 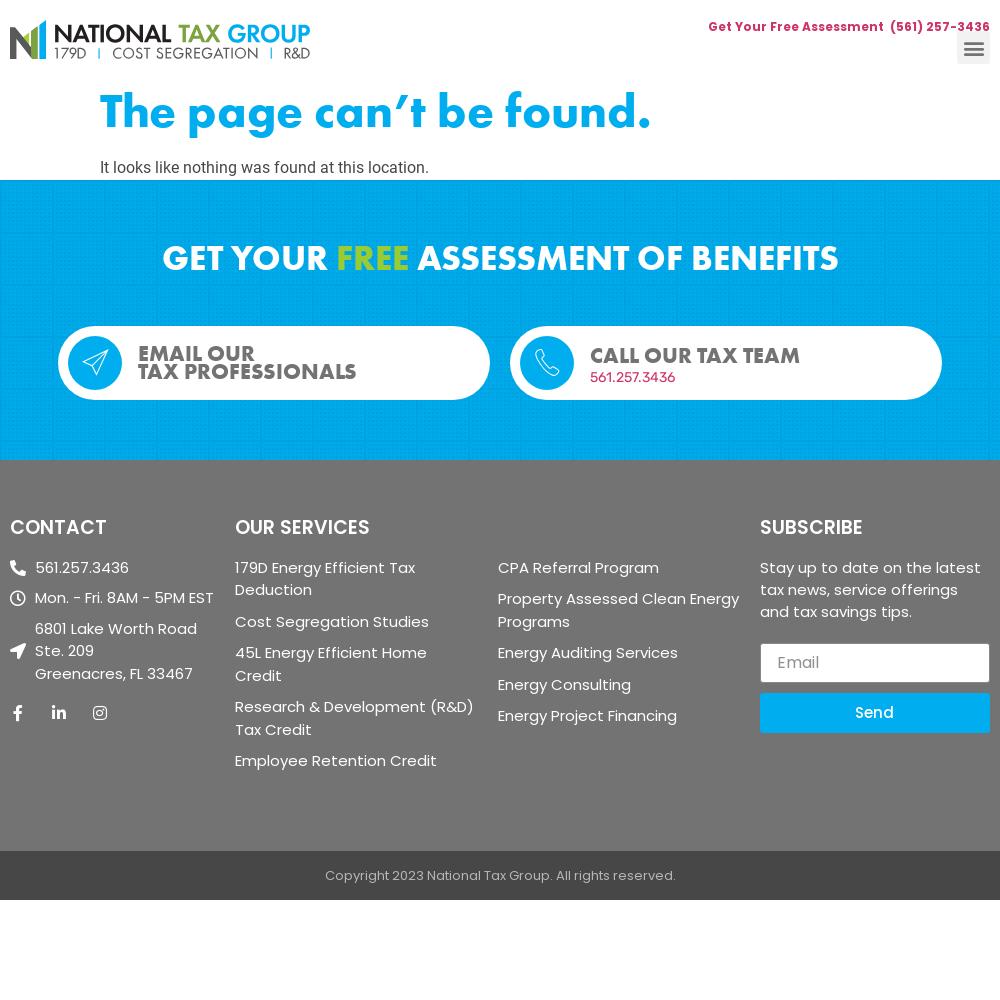 What do you see at coordinates (873, 711) in the screenshot?
I see `'Send'` at bounding box center [873, 711].